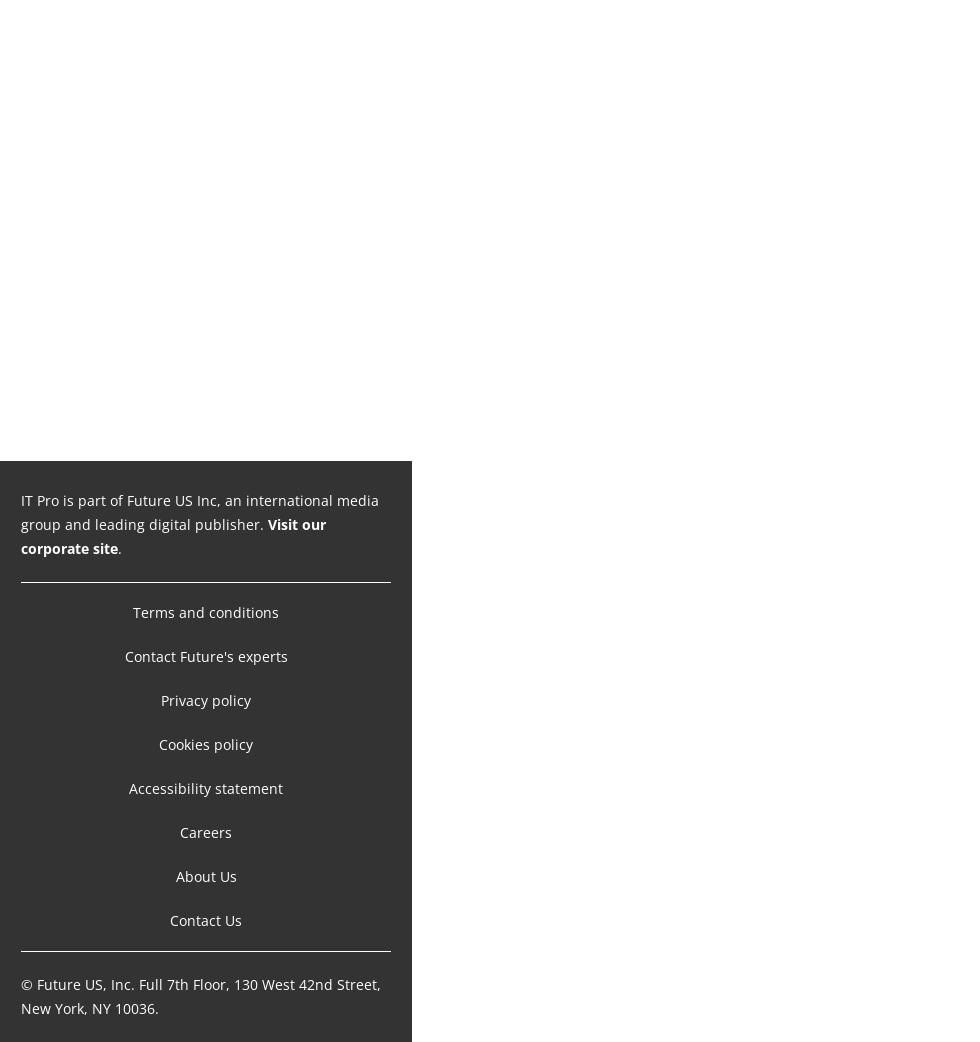 The image size is (980, 1042). What do you see at coordinates (175, 875) in the screenshot?
I see `'About Us'` at bounding box center [175, 875].